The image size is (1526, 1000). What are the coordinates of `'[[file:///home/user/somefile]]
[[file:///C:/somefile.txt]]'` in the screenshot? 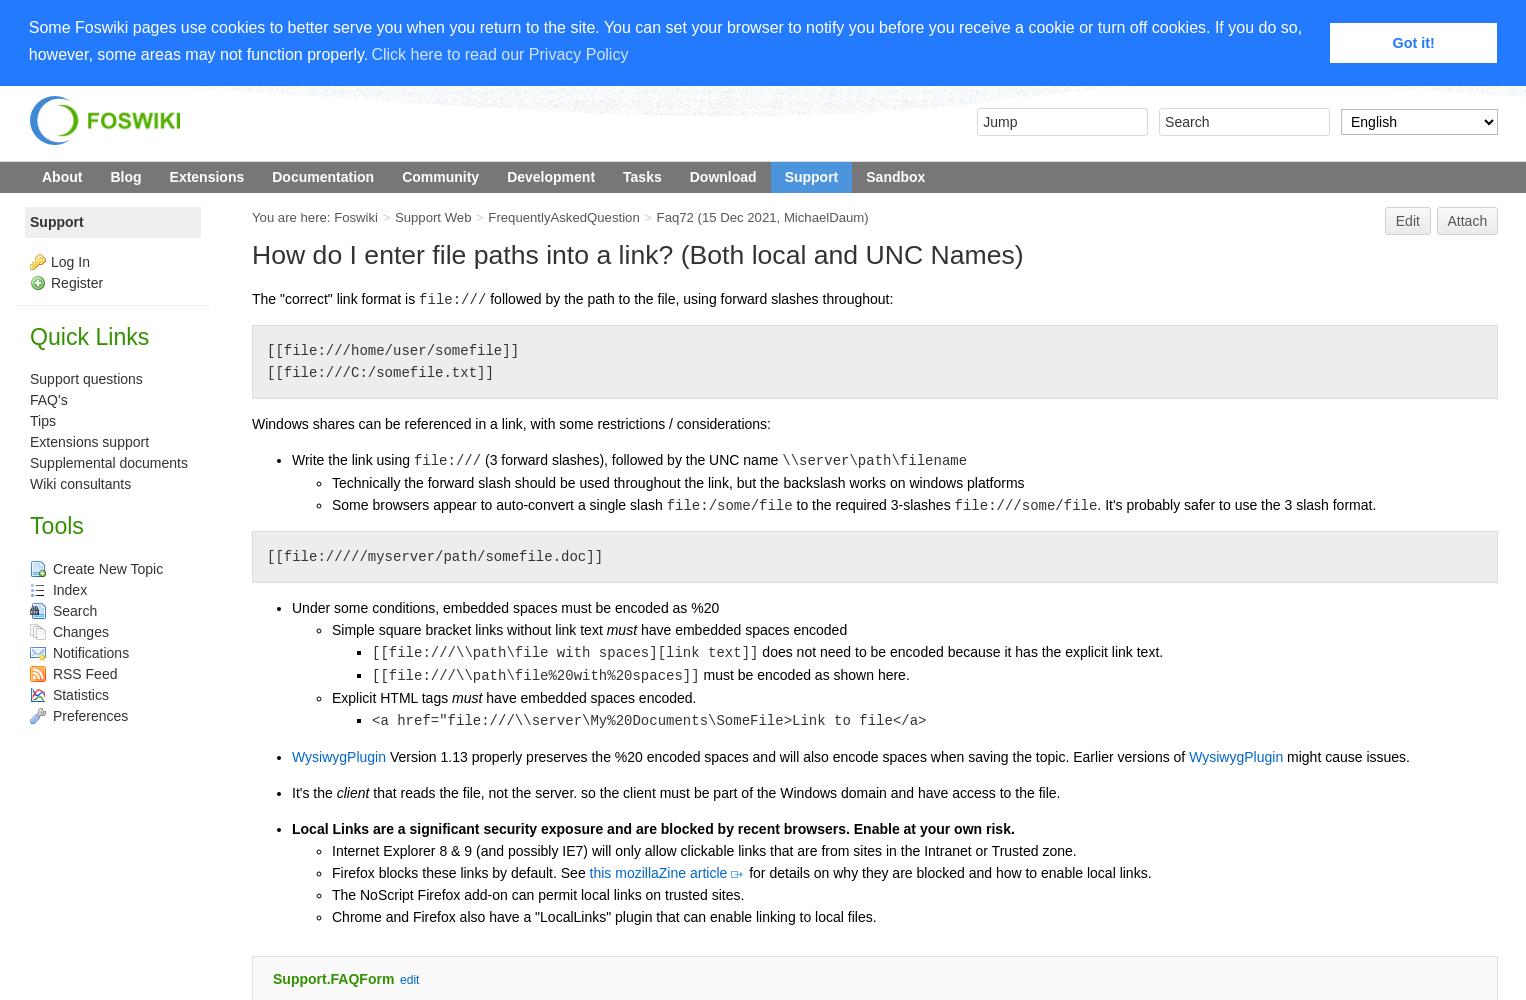 It's located at (392, 361).